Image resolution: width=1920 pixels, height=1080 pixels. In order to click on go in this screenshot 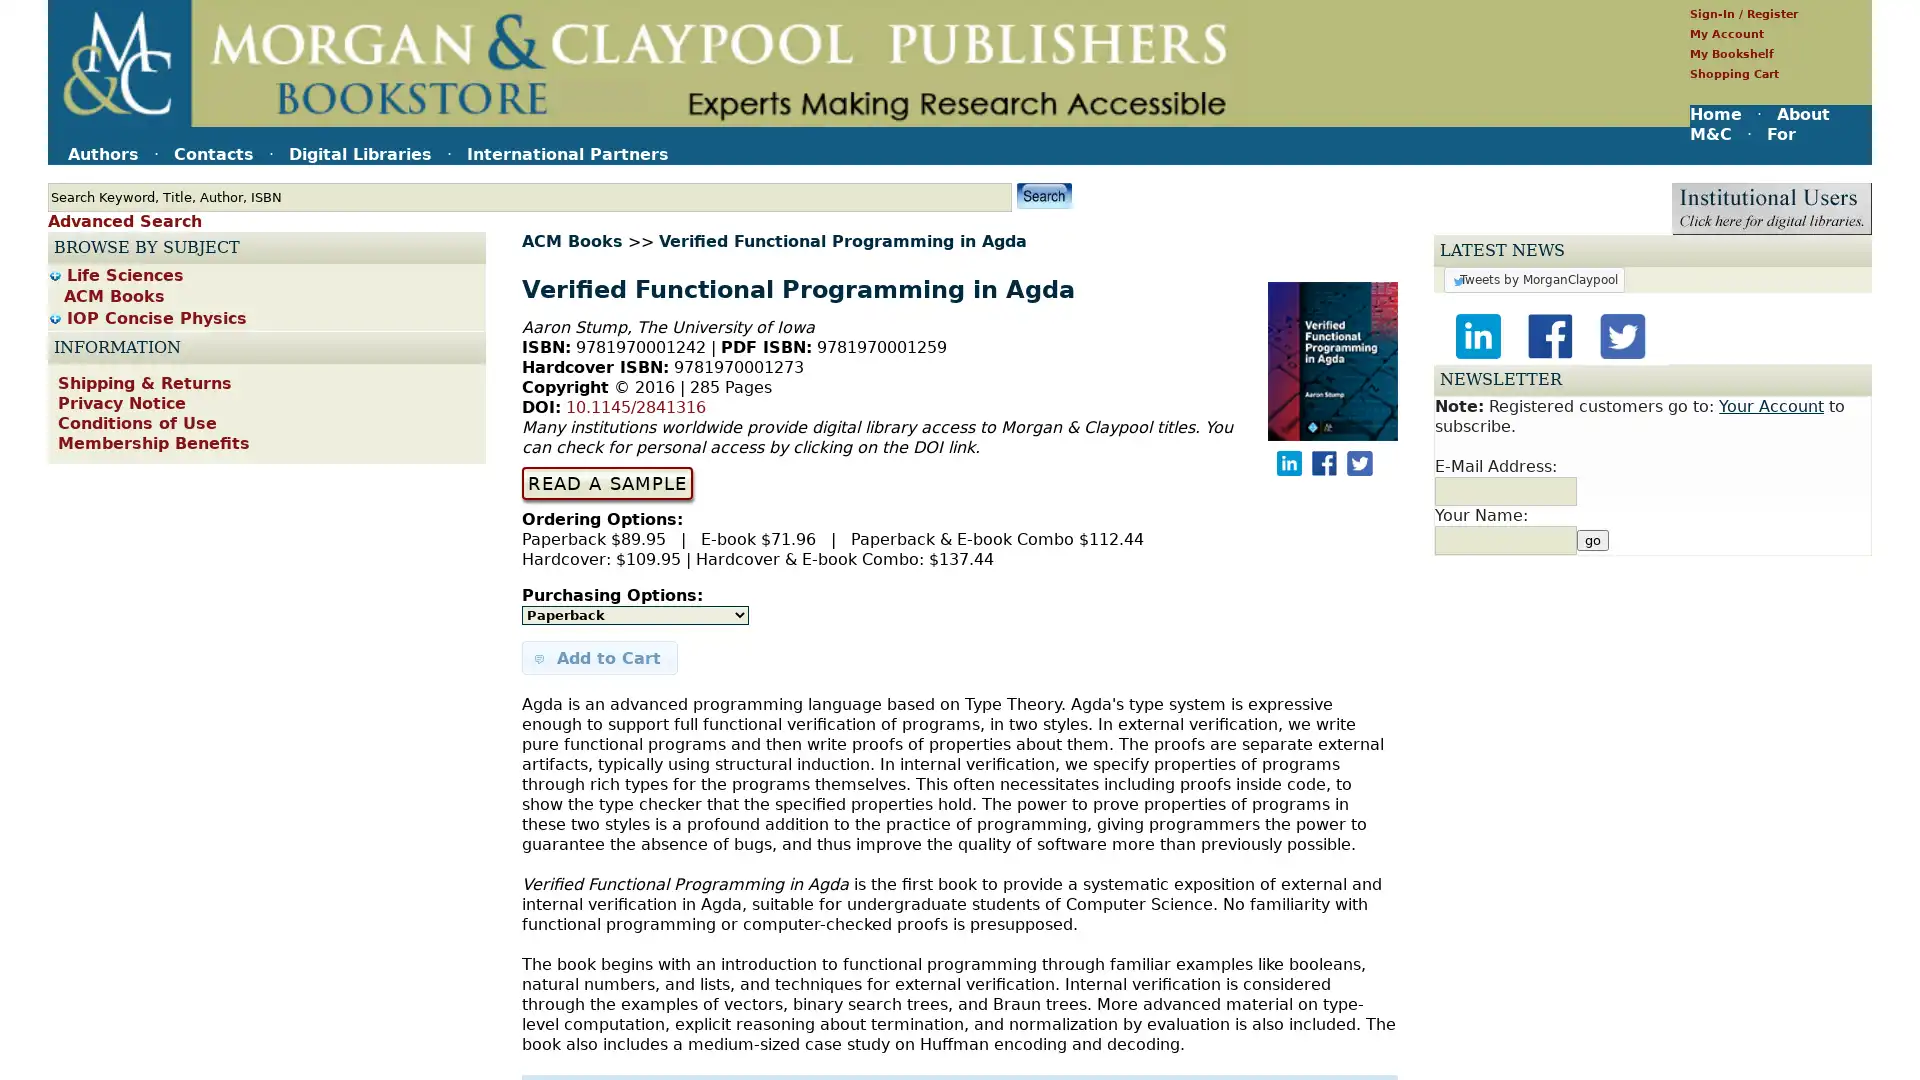, I will do `click(1592, 1063)`.